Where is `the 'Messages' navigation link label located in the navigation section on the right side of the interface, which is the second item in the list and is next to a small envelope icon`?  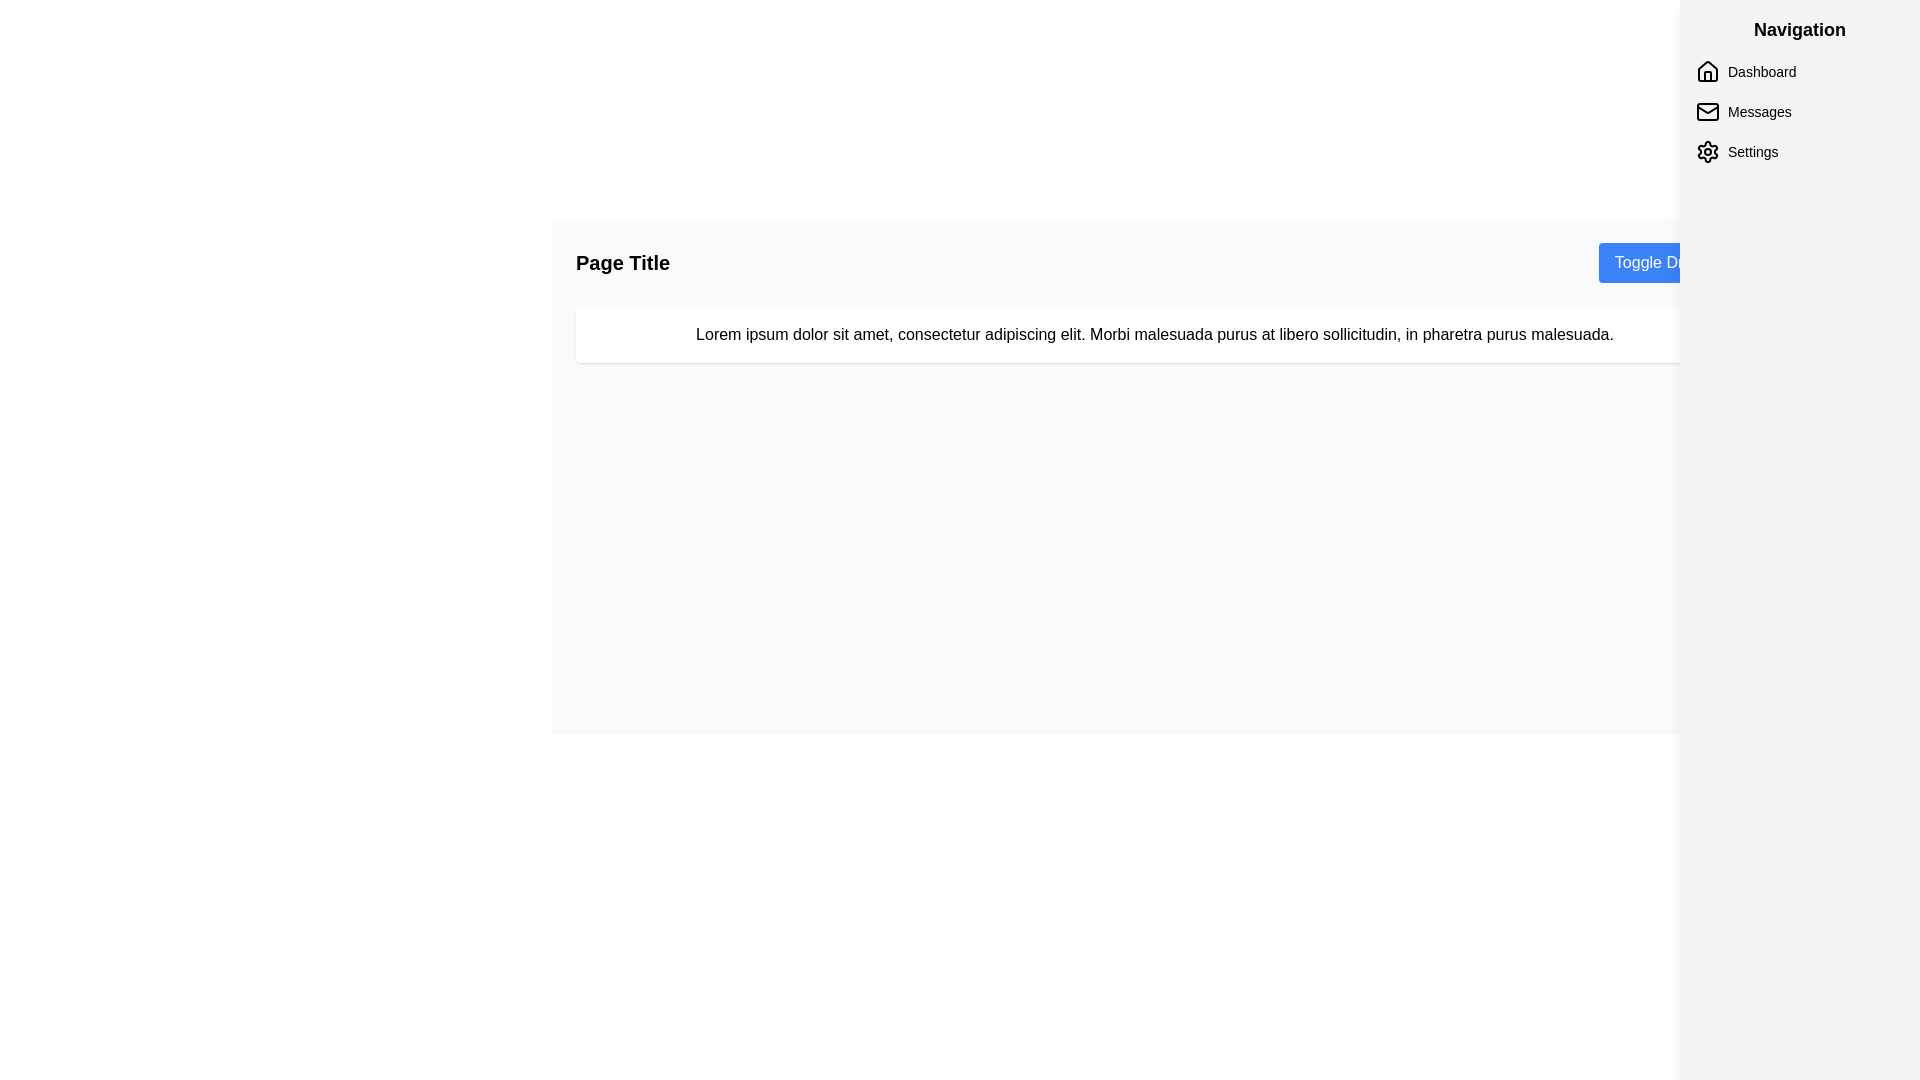 the 'Messages' navigation link label located in the navigation section on the right side of the interface, which is the second item in the list and is next to a small envelope icon is located at coordinates (1758, 111).